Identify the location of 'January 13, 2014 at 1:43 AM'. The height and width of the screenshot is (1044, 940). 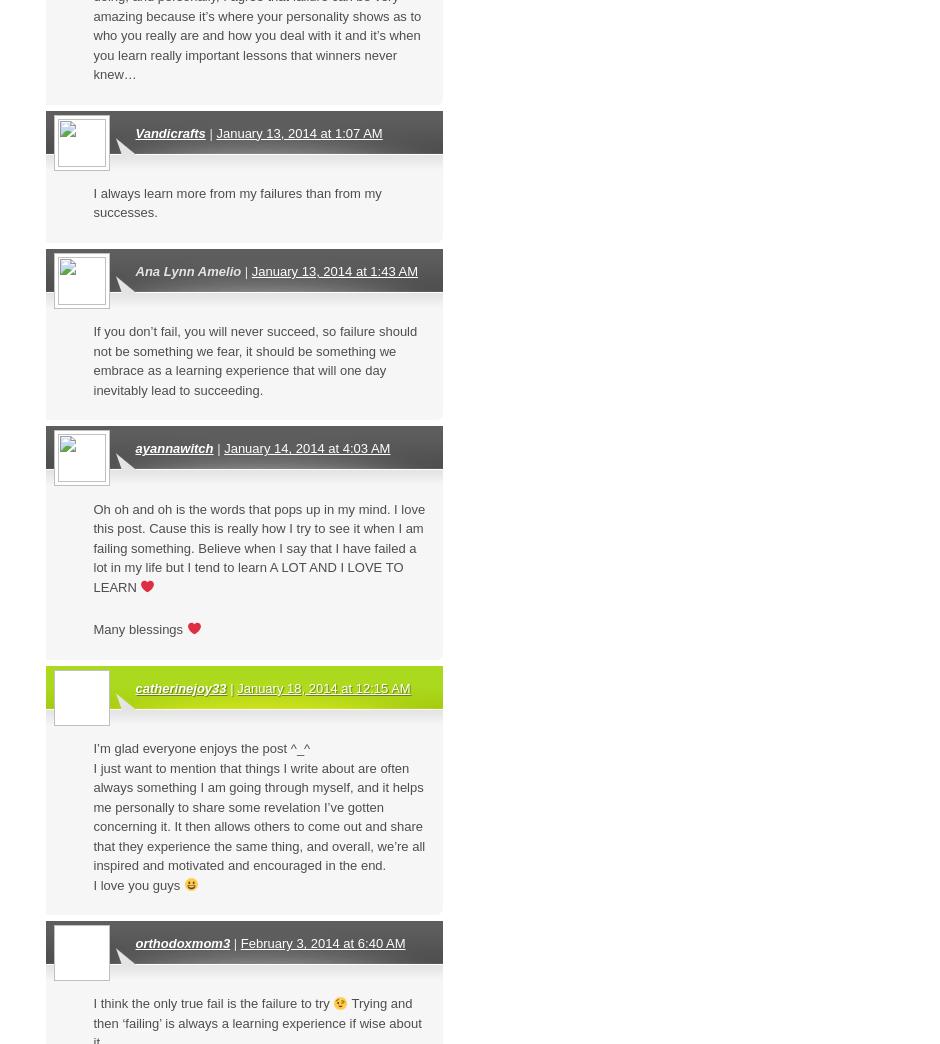
(334, 270).